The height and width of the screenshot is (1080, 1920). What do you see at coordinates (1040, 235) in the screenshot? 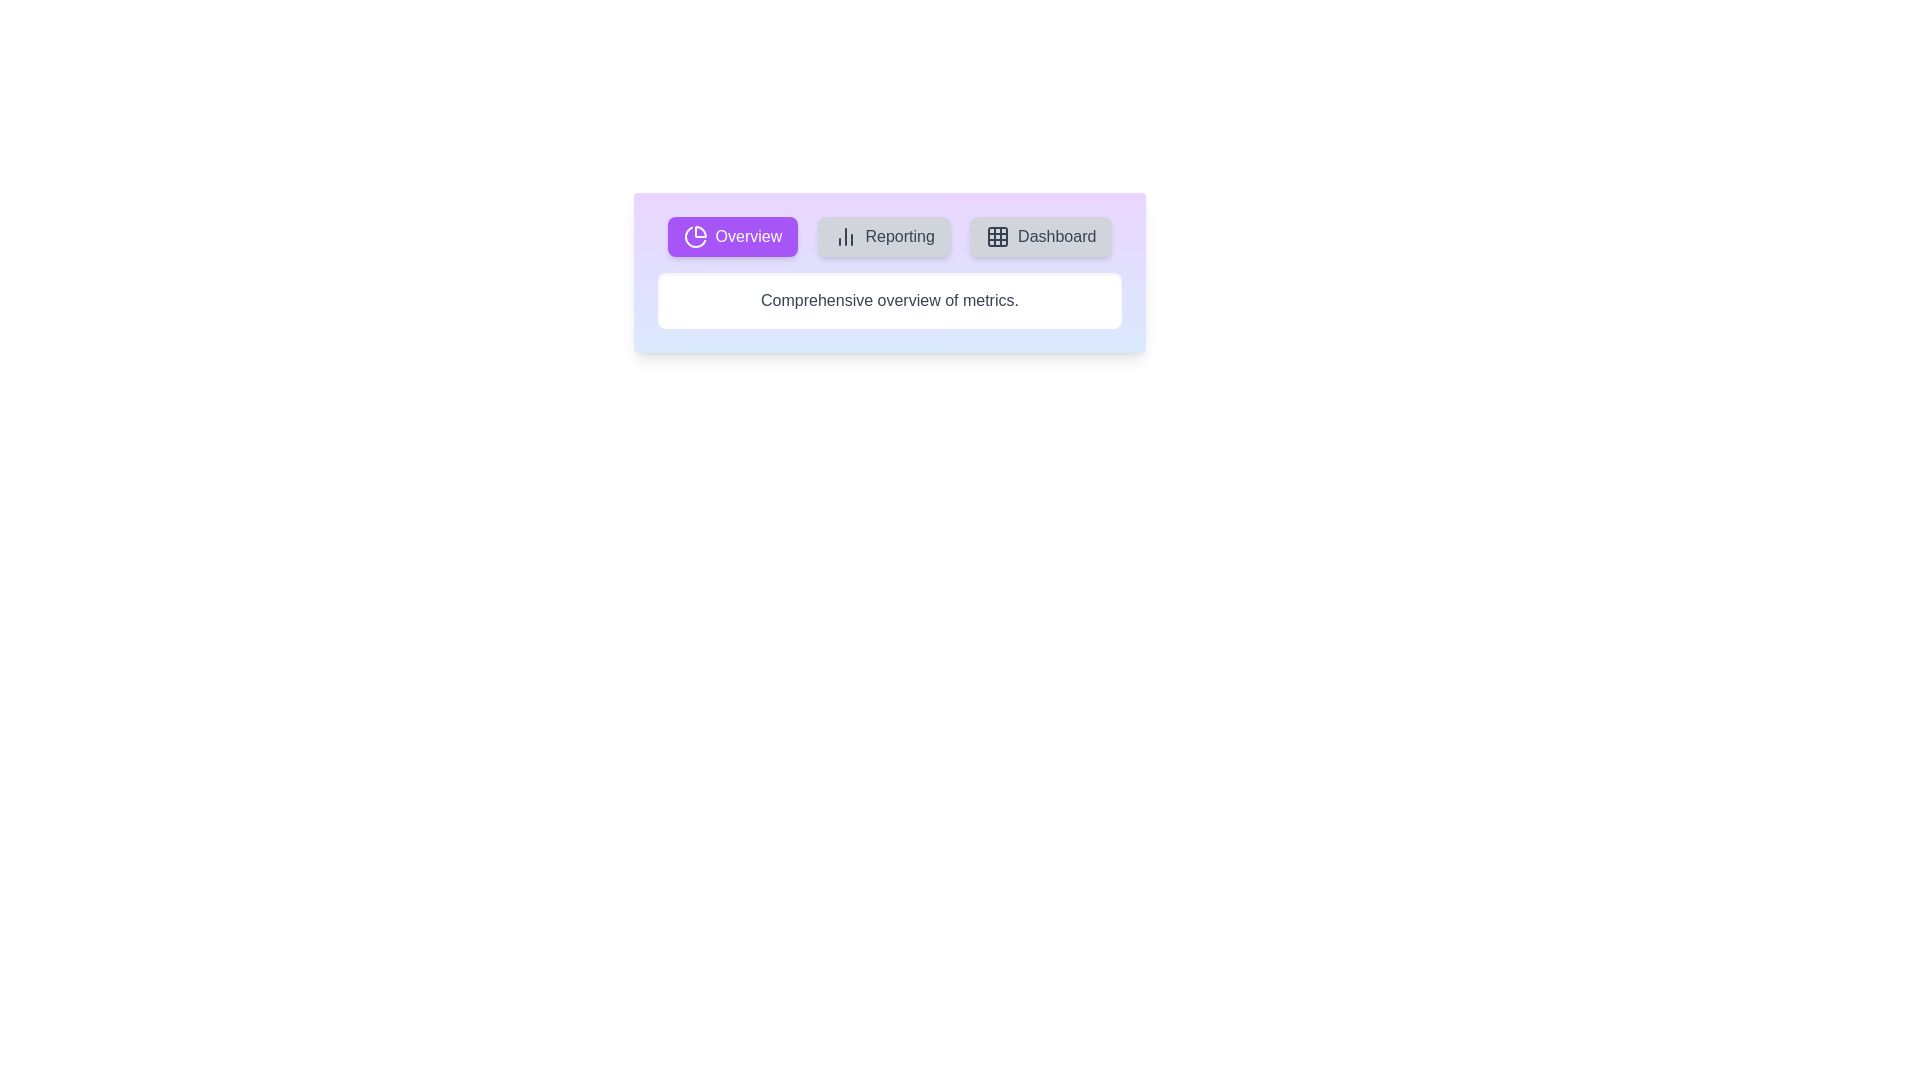
I see `the tab labeled Dashboard` at bounding box center [1040, 235].